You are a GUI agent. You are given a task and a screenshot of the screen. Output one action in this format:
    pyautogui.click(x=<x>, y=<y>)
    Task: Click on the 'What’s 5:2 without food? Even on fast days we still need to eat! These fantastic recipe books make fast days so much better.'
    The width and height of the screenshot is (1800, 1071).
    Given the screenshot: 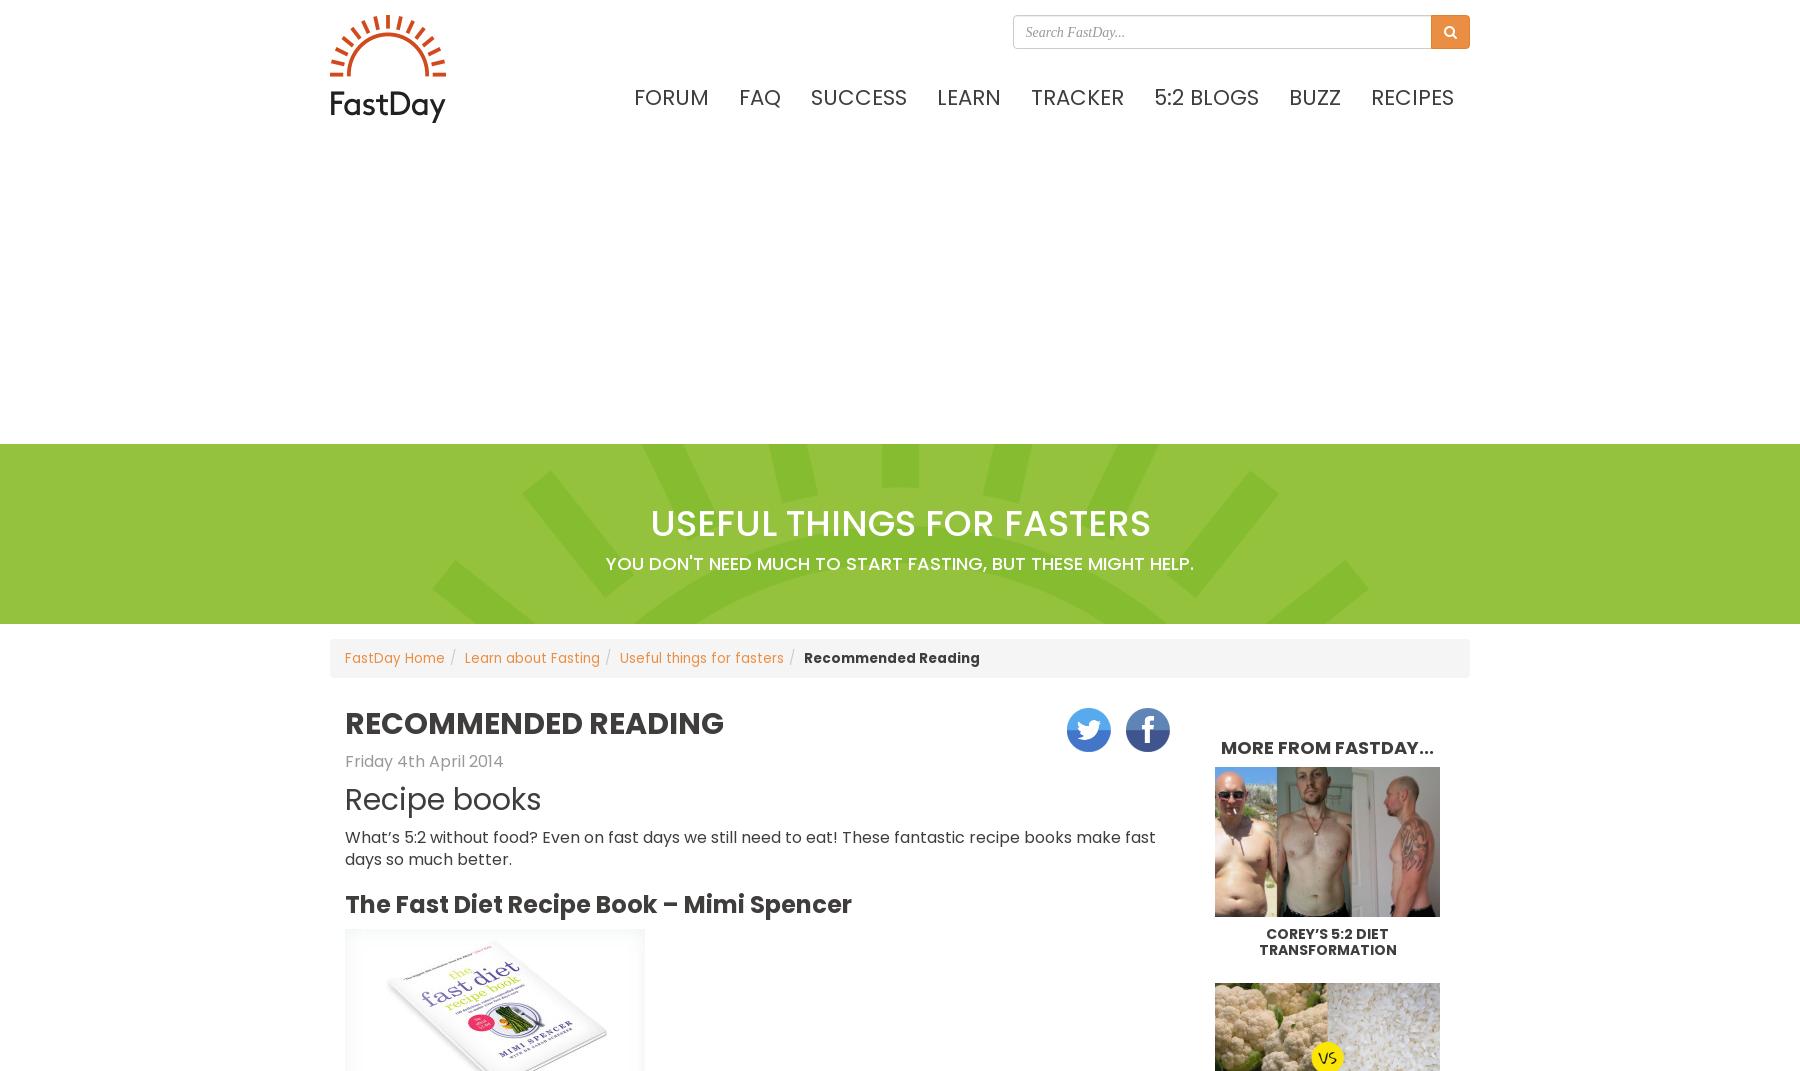 What is the action you would take?
    pyautogui.click(x=749, y=848)
    